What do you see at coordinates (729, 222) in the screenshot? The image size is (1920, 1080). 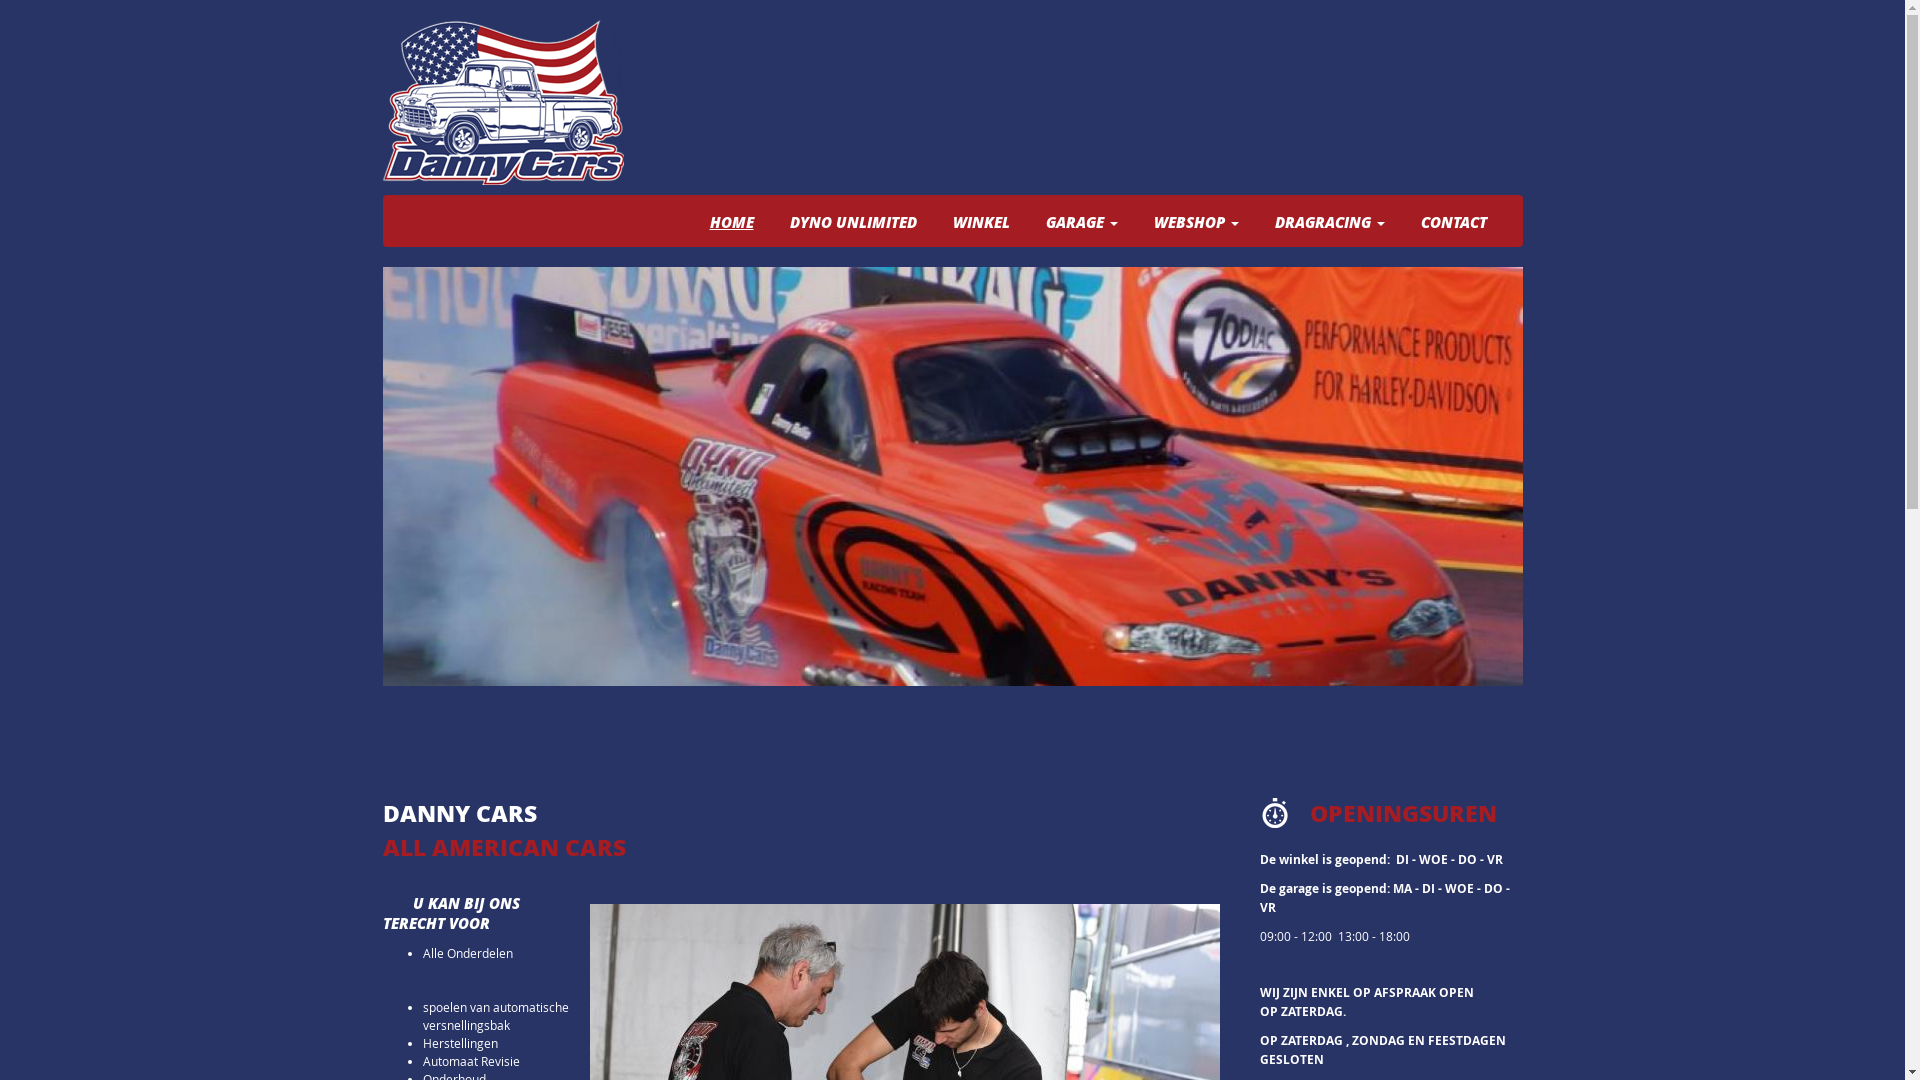 I see `'HOME'` at bounding box center [729, 222].